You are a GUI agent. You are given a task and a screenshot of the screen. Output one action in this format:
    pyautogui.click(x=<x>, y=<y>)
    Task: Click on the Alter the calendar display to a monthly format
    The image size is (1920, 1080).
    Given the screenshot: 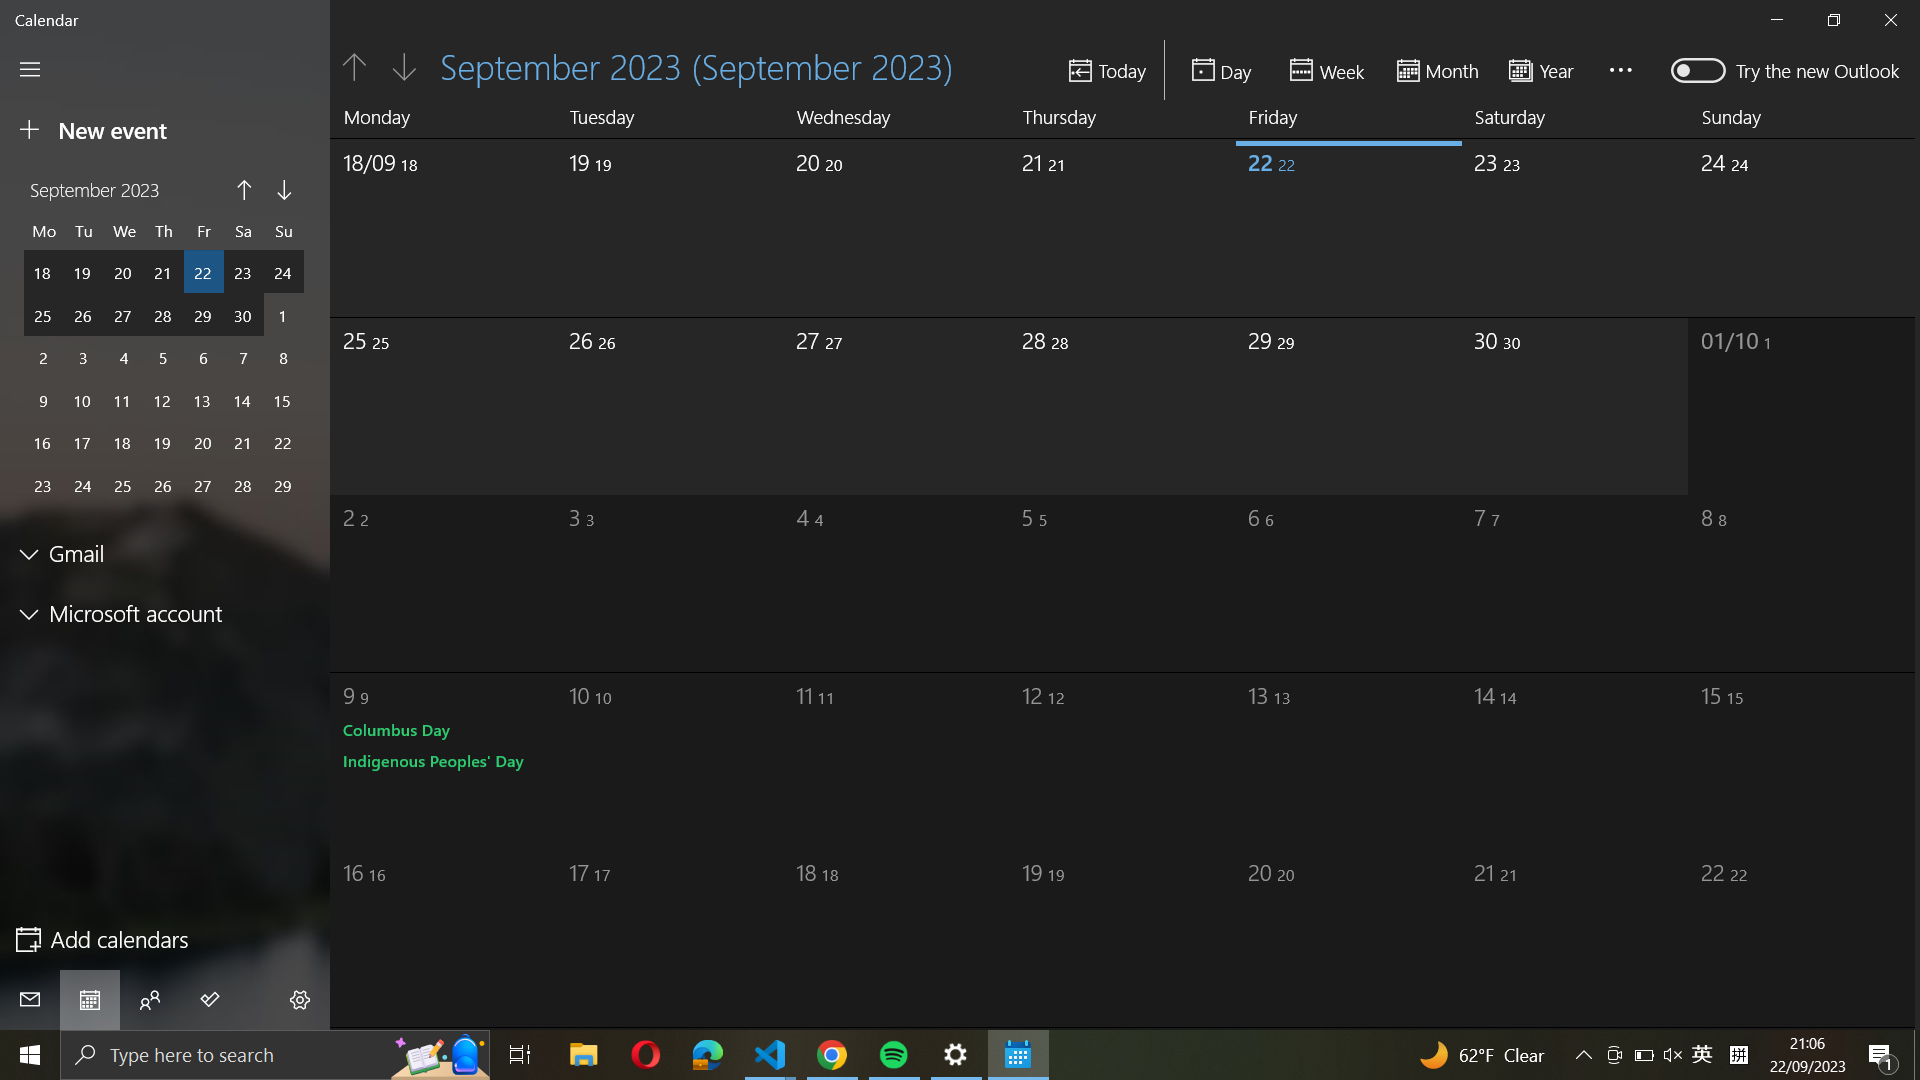 What is the action you would take?
    pyautogui.click(x=1437, y=68)
    